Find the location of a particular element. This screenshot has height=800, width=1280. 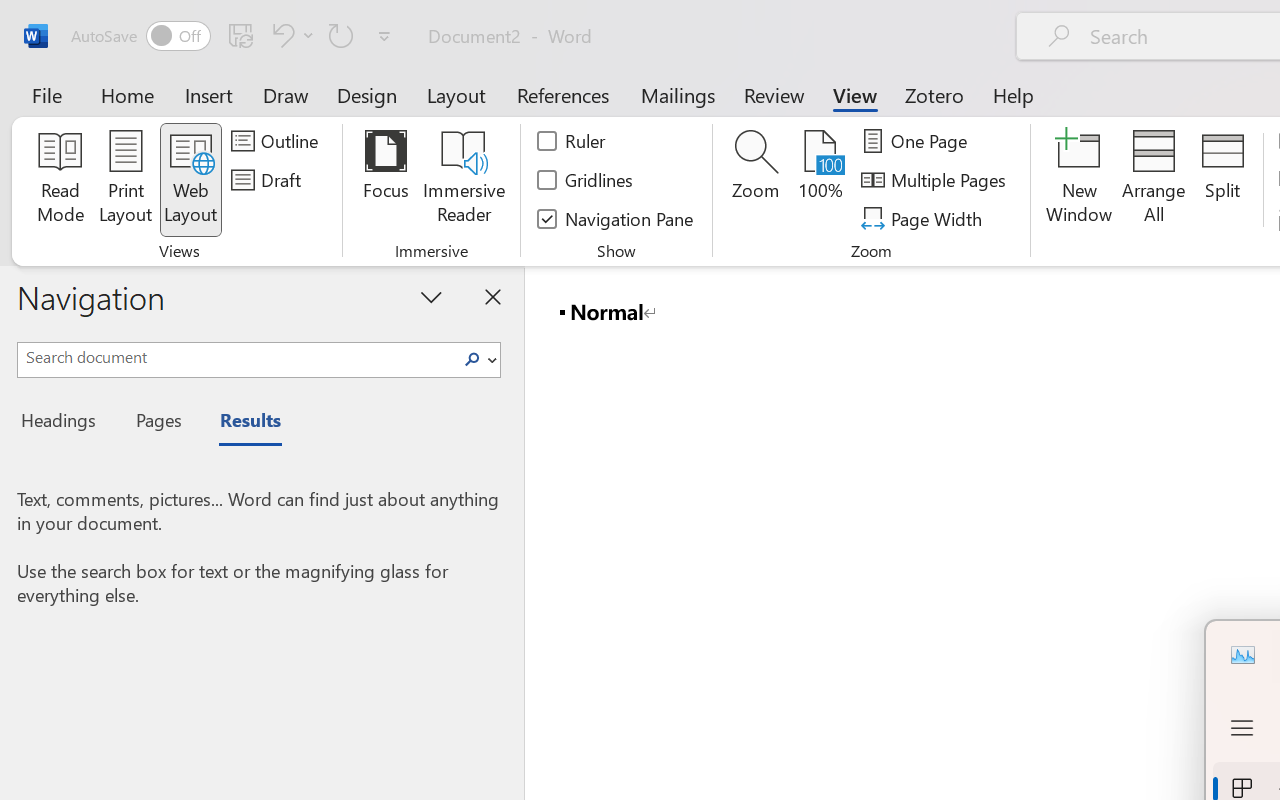

'Navigation Pane' is located at coordinates (615, 218).